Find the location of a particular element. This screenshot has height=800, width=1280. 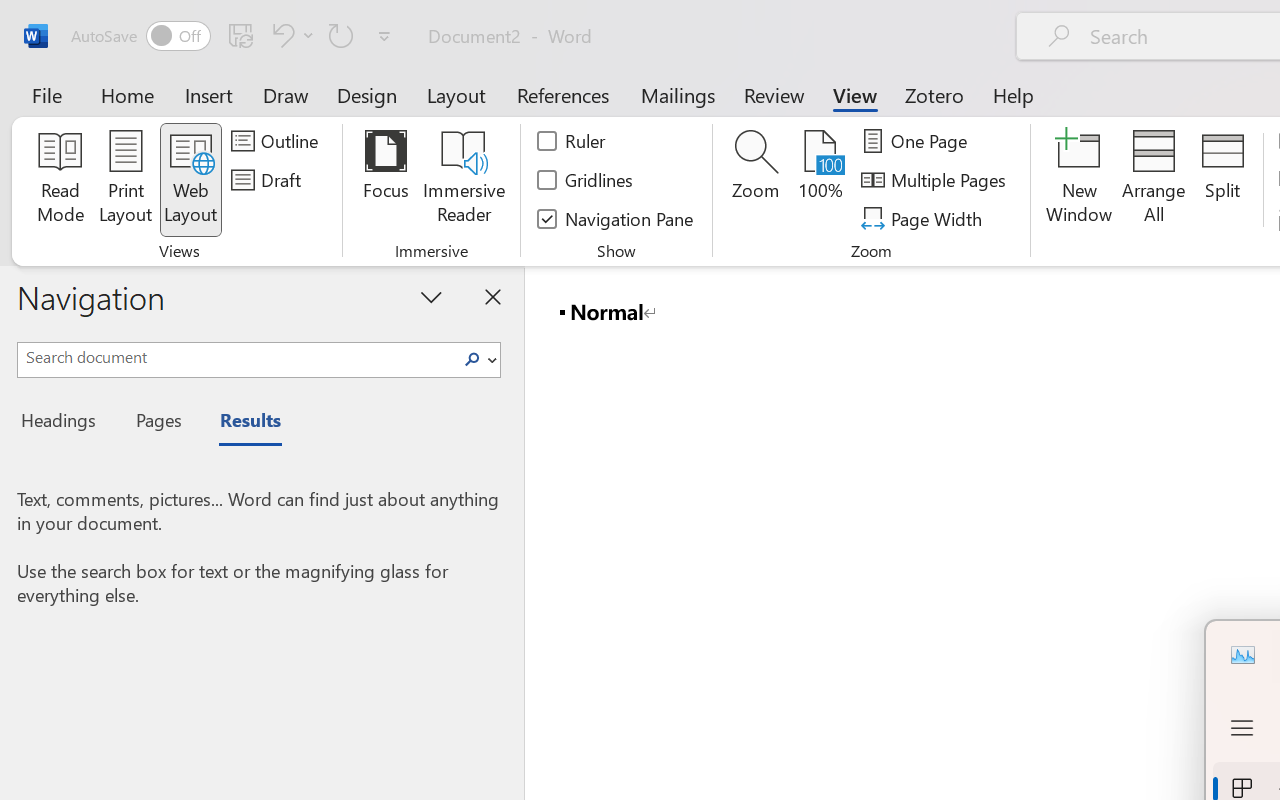

'Navigation Pane' is located at coordinates (615, 218).